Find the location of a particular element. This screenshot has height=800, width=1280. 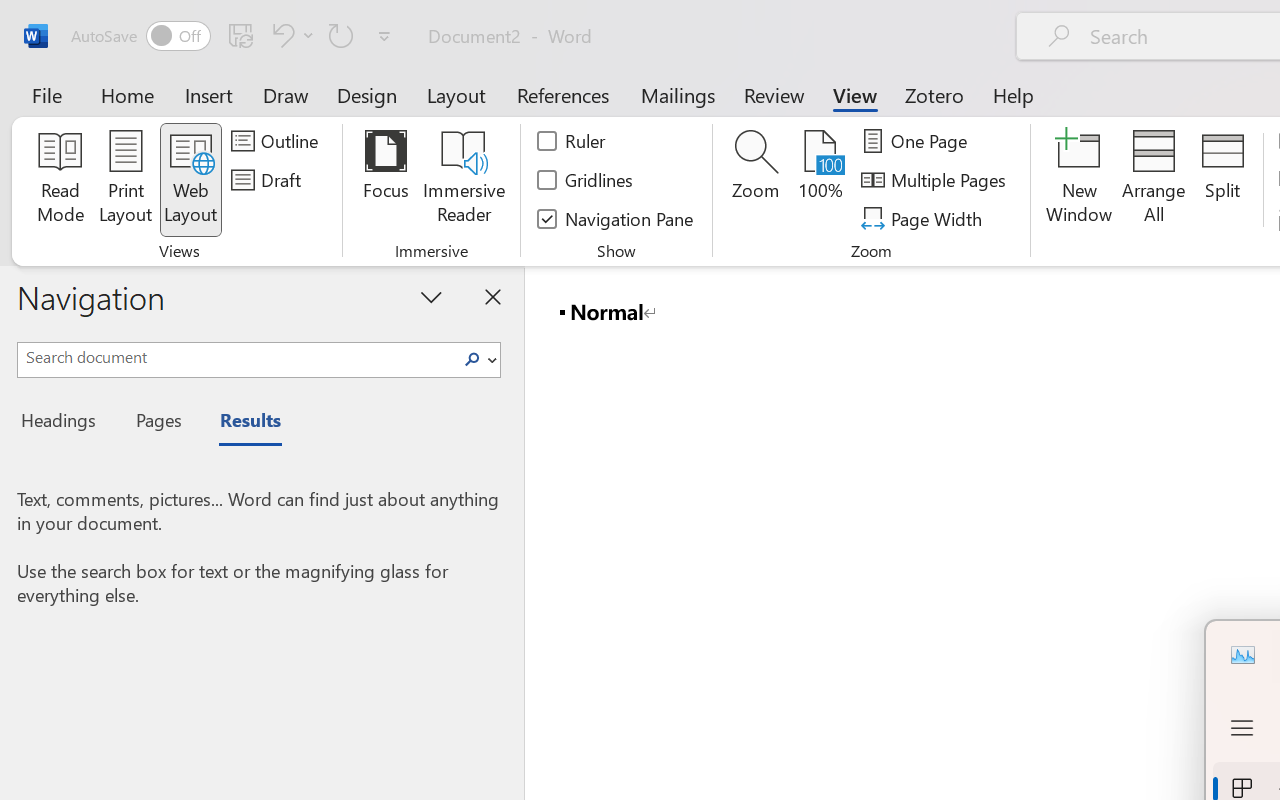

'Navigation Pane' is located at coordinates (615, 218).